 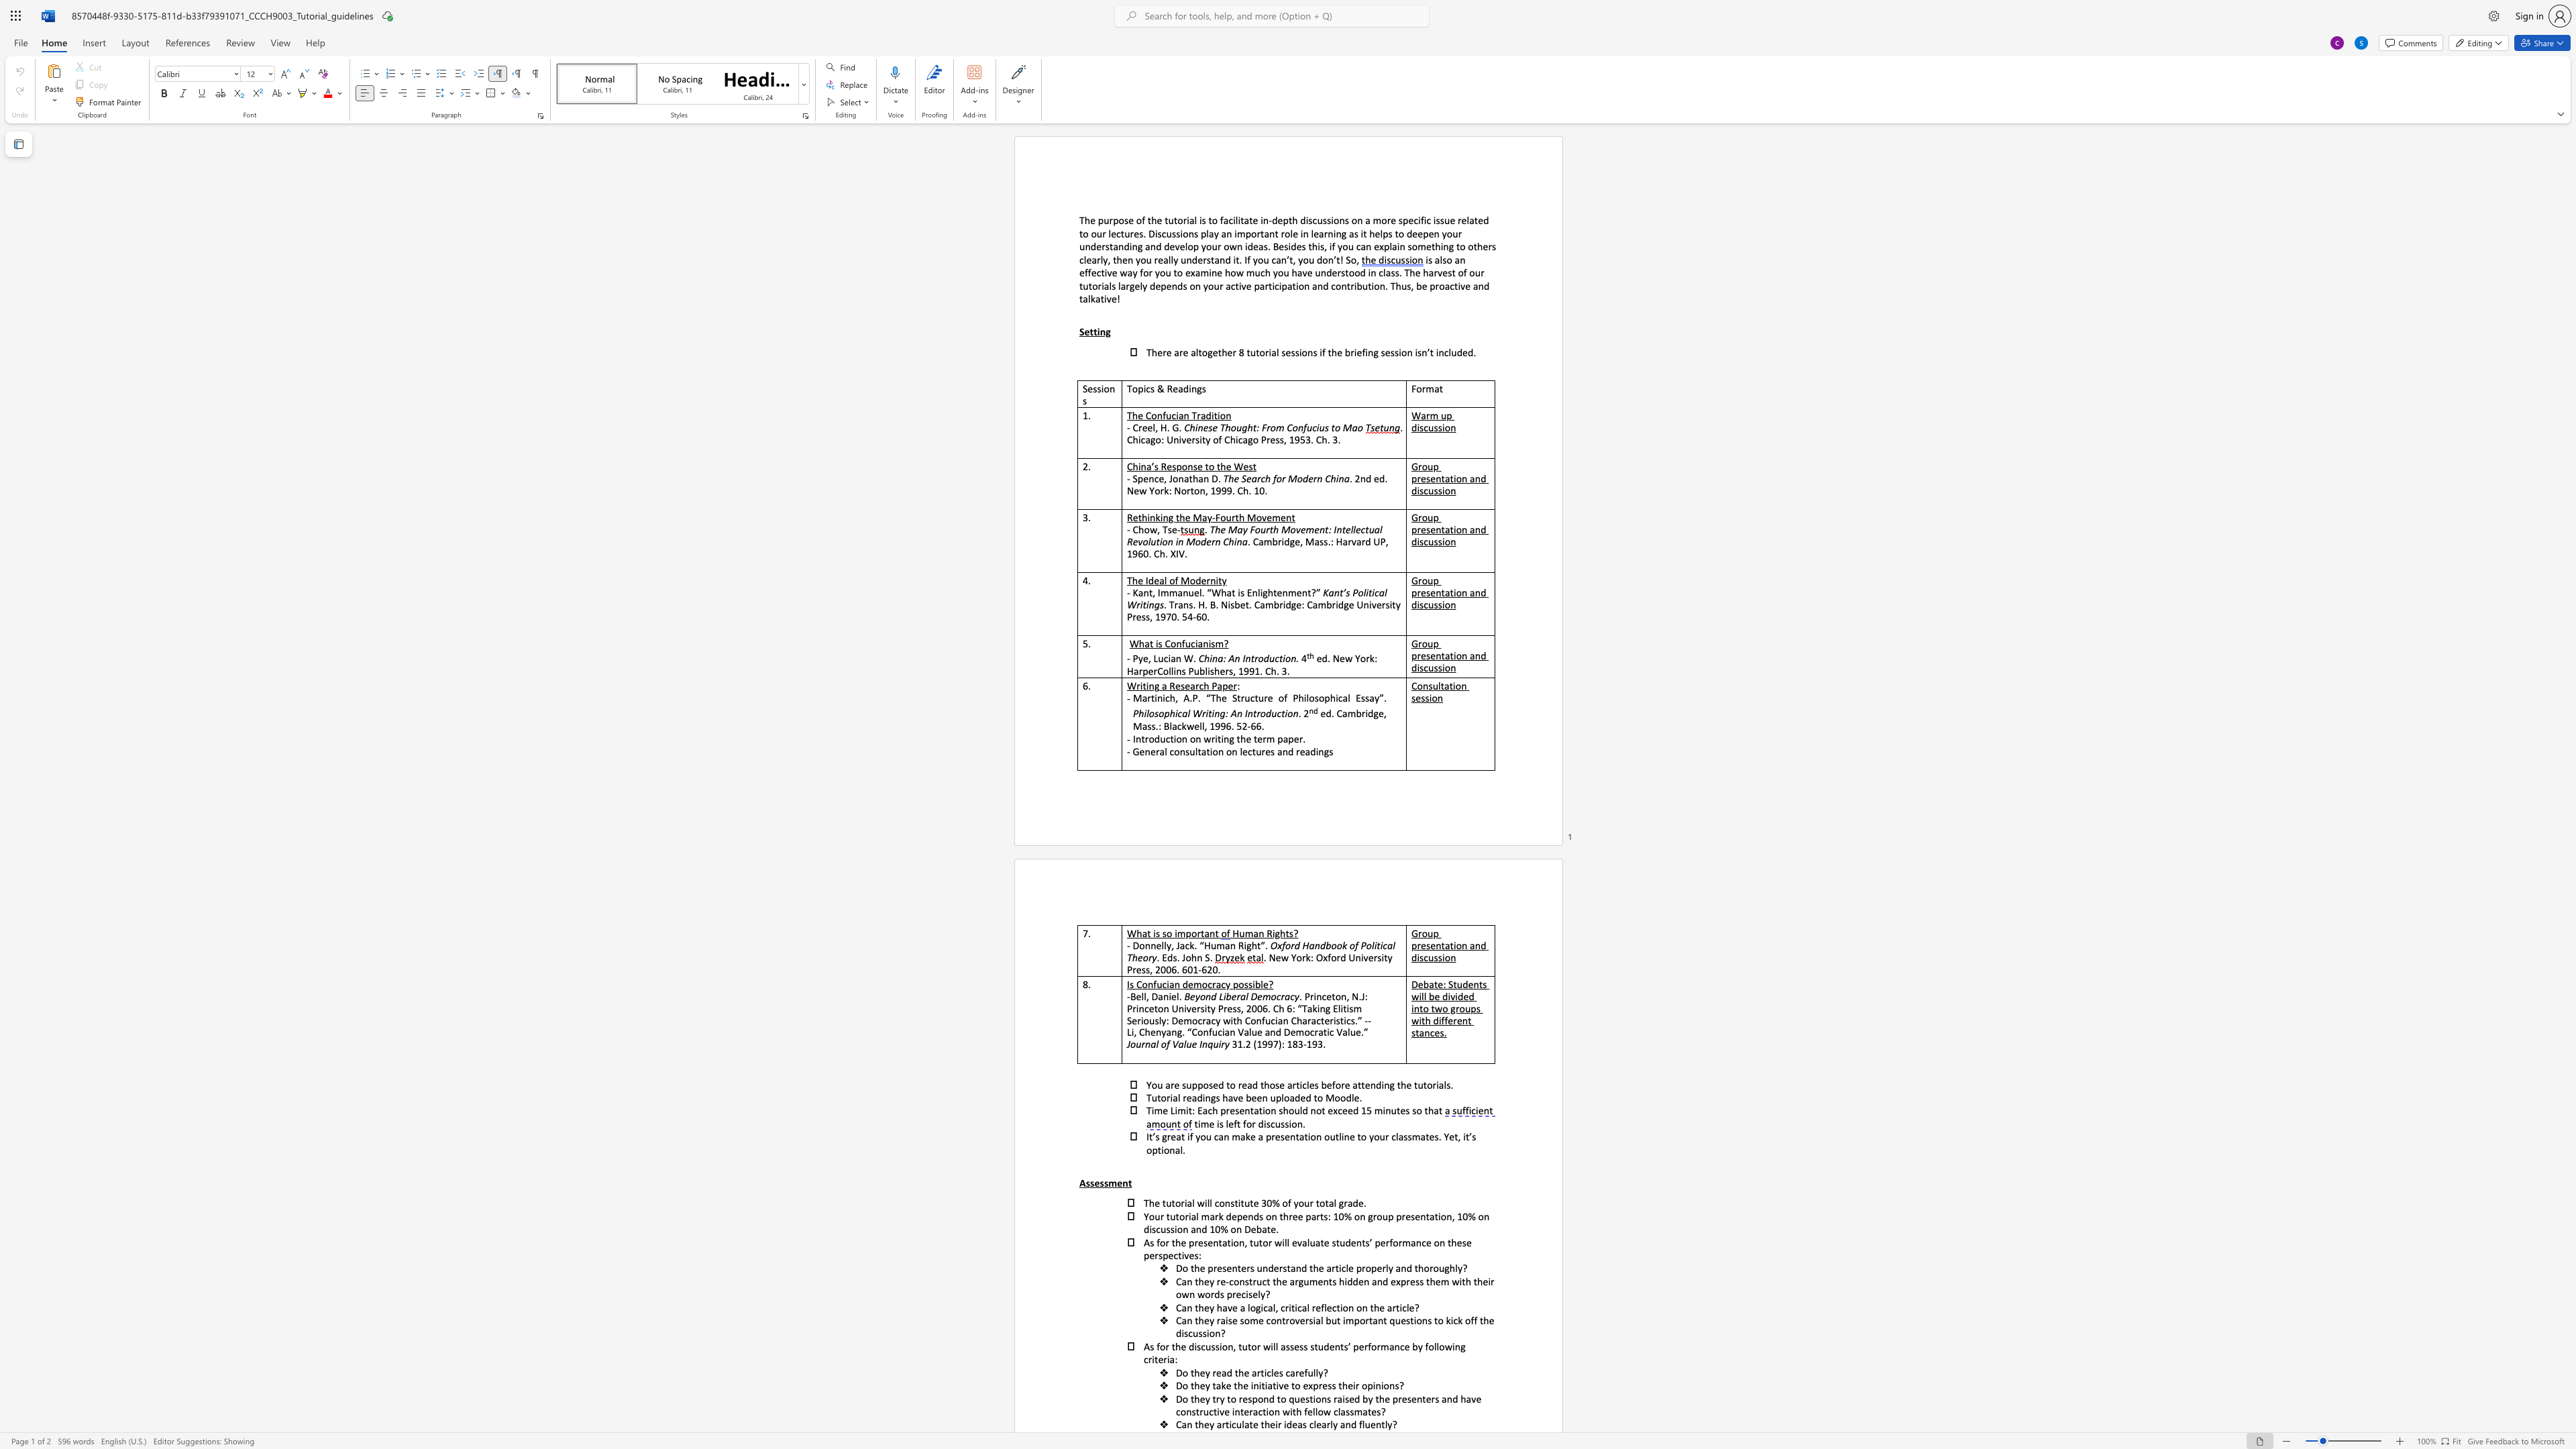 I want to click on the subset text "standing and develop your own ideas. Besides this, if you can explain s" within the text "in learning as it helps to deepen your understanding and develop your own ideas. Besides this, if you can explain something to others clearly, then you really understand it. If you", so click(x=1104, y=245).